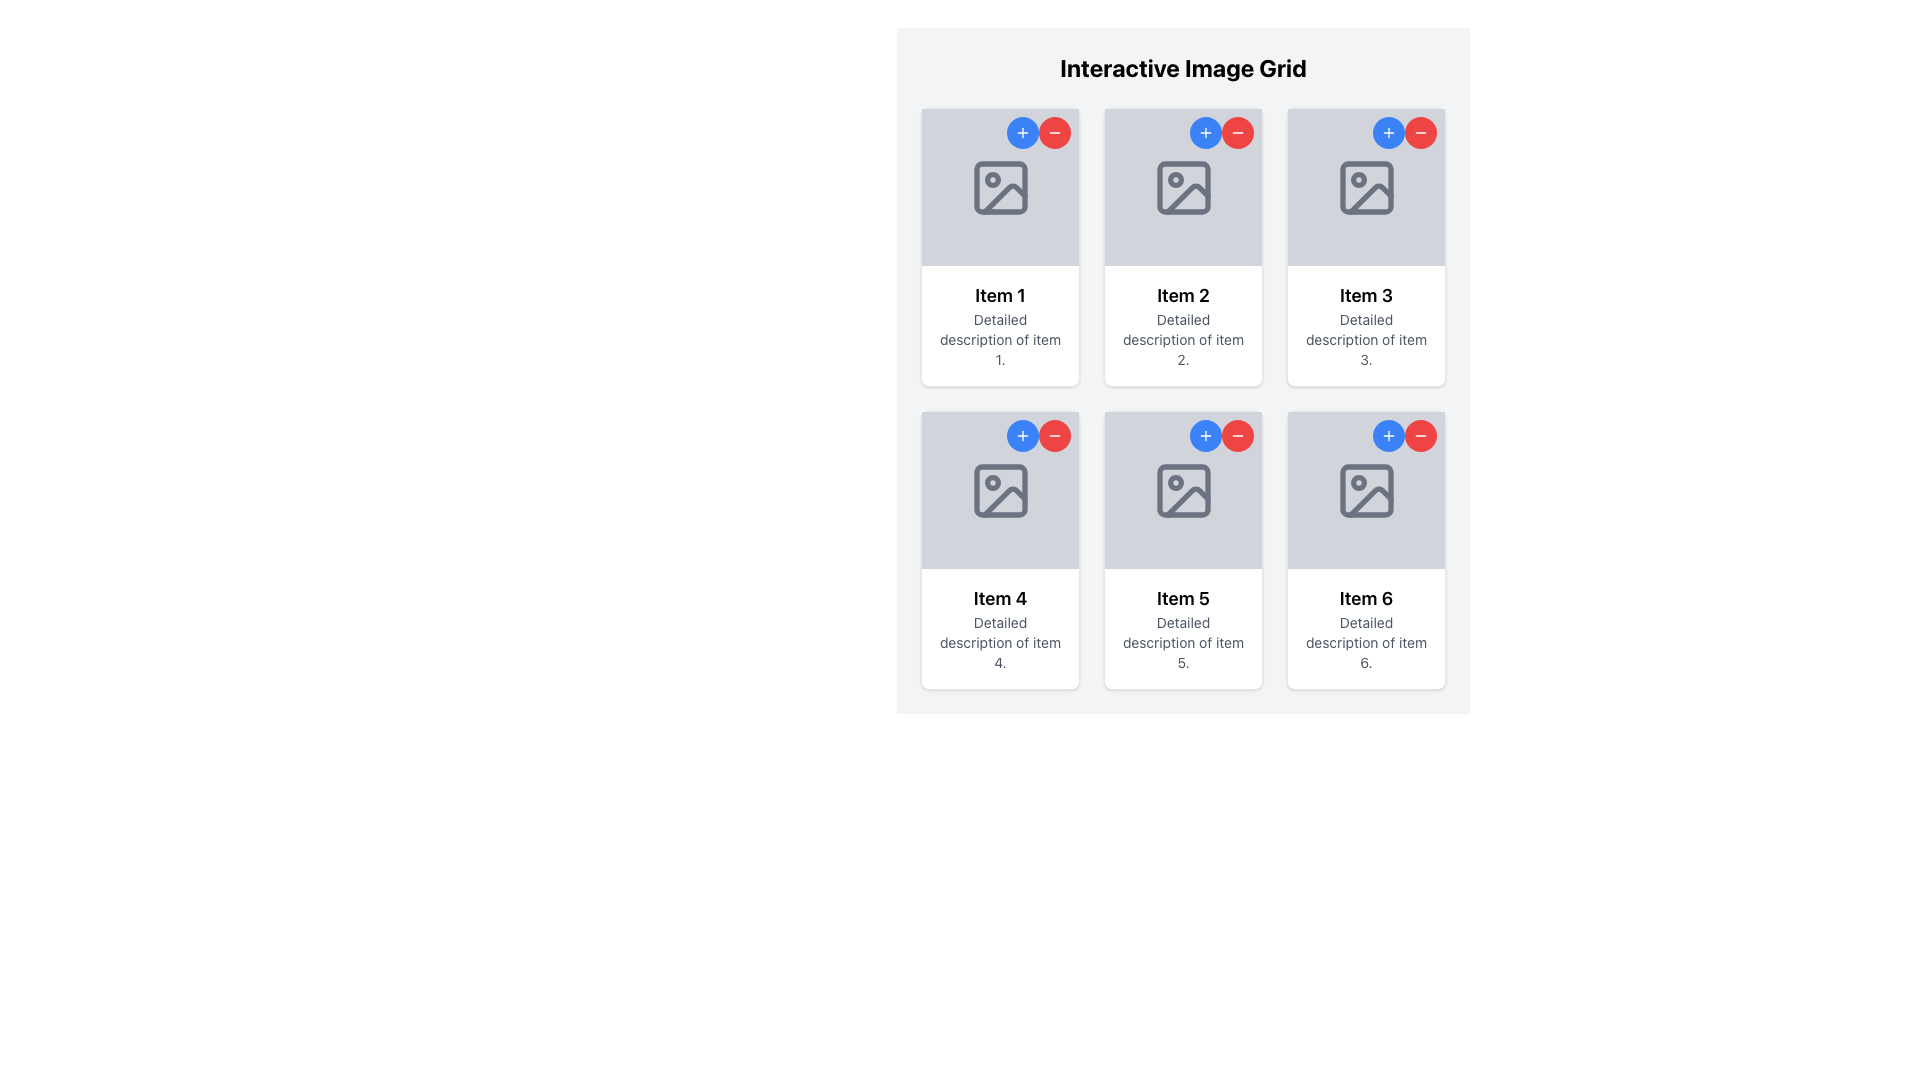 The width and height of the screenshot is (1920, 1080). I want to click on the information represented by the placeholder located at the top of the 'Item 4' card in the second row and first column of the grid layout, so click(1000, 490).